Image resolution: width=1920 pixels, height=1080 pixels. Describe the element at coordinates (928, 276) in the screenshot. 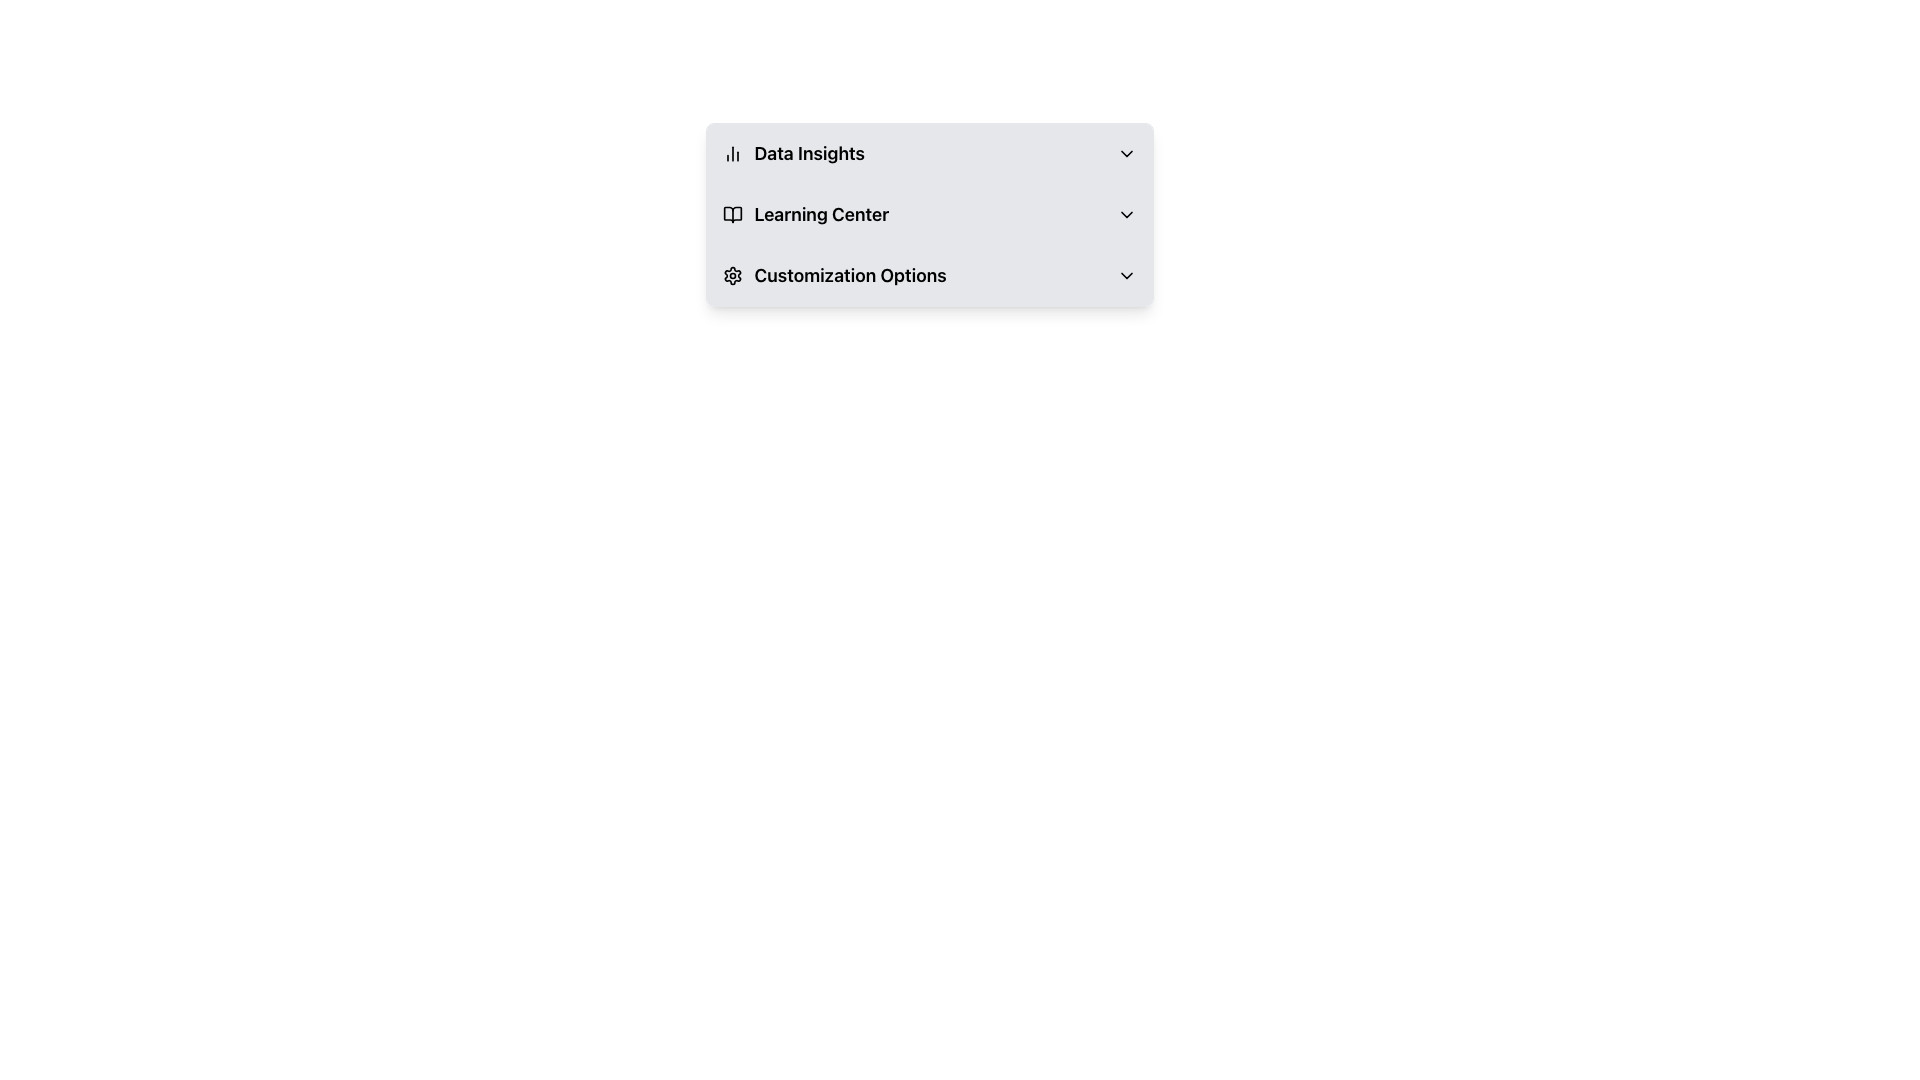

I see `the third selectable row with icons and text that provides access to 'Customization Options' for quick navigation` at that location.